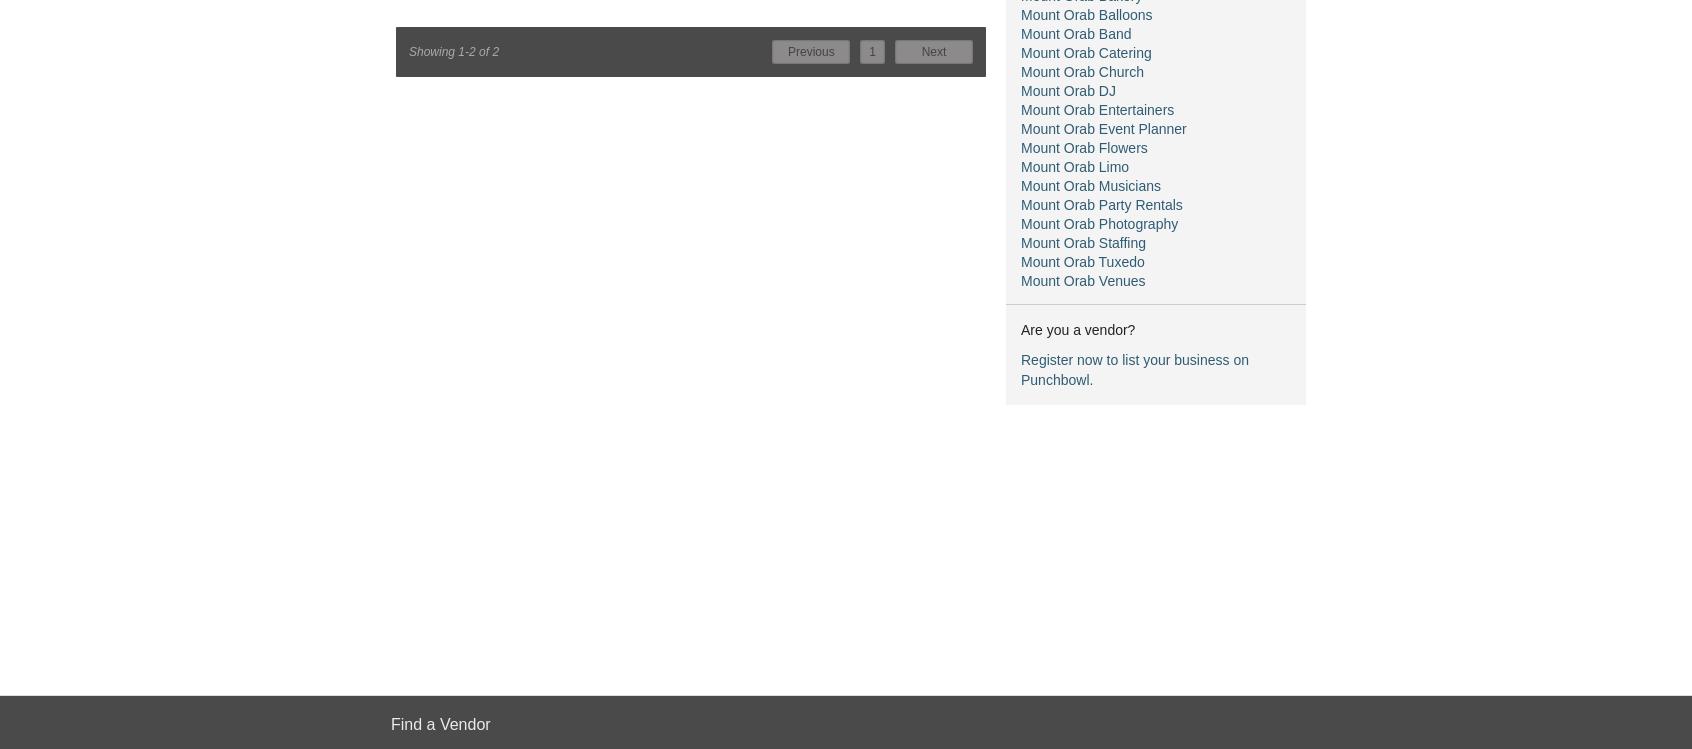  What do you see at coordinates (1084, 148) in the screenshot?
I see `'Mount Orab Flowers'` at bounding box center [1084, 148].